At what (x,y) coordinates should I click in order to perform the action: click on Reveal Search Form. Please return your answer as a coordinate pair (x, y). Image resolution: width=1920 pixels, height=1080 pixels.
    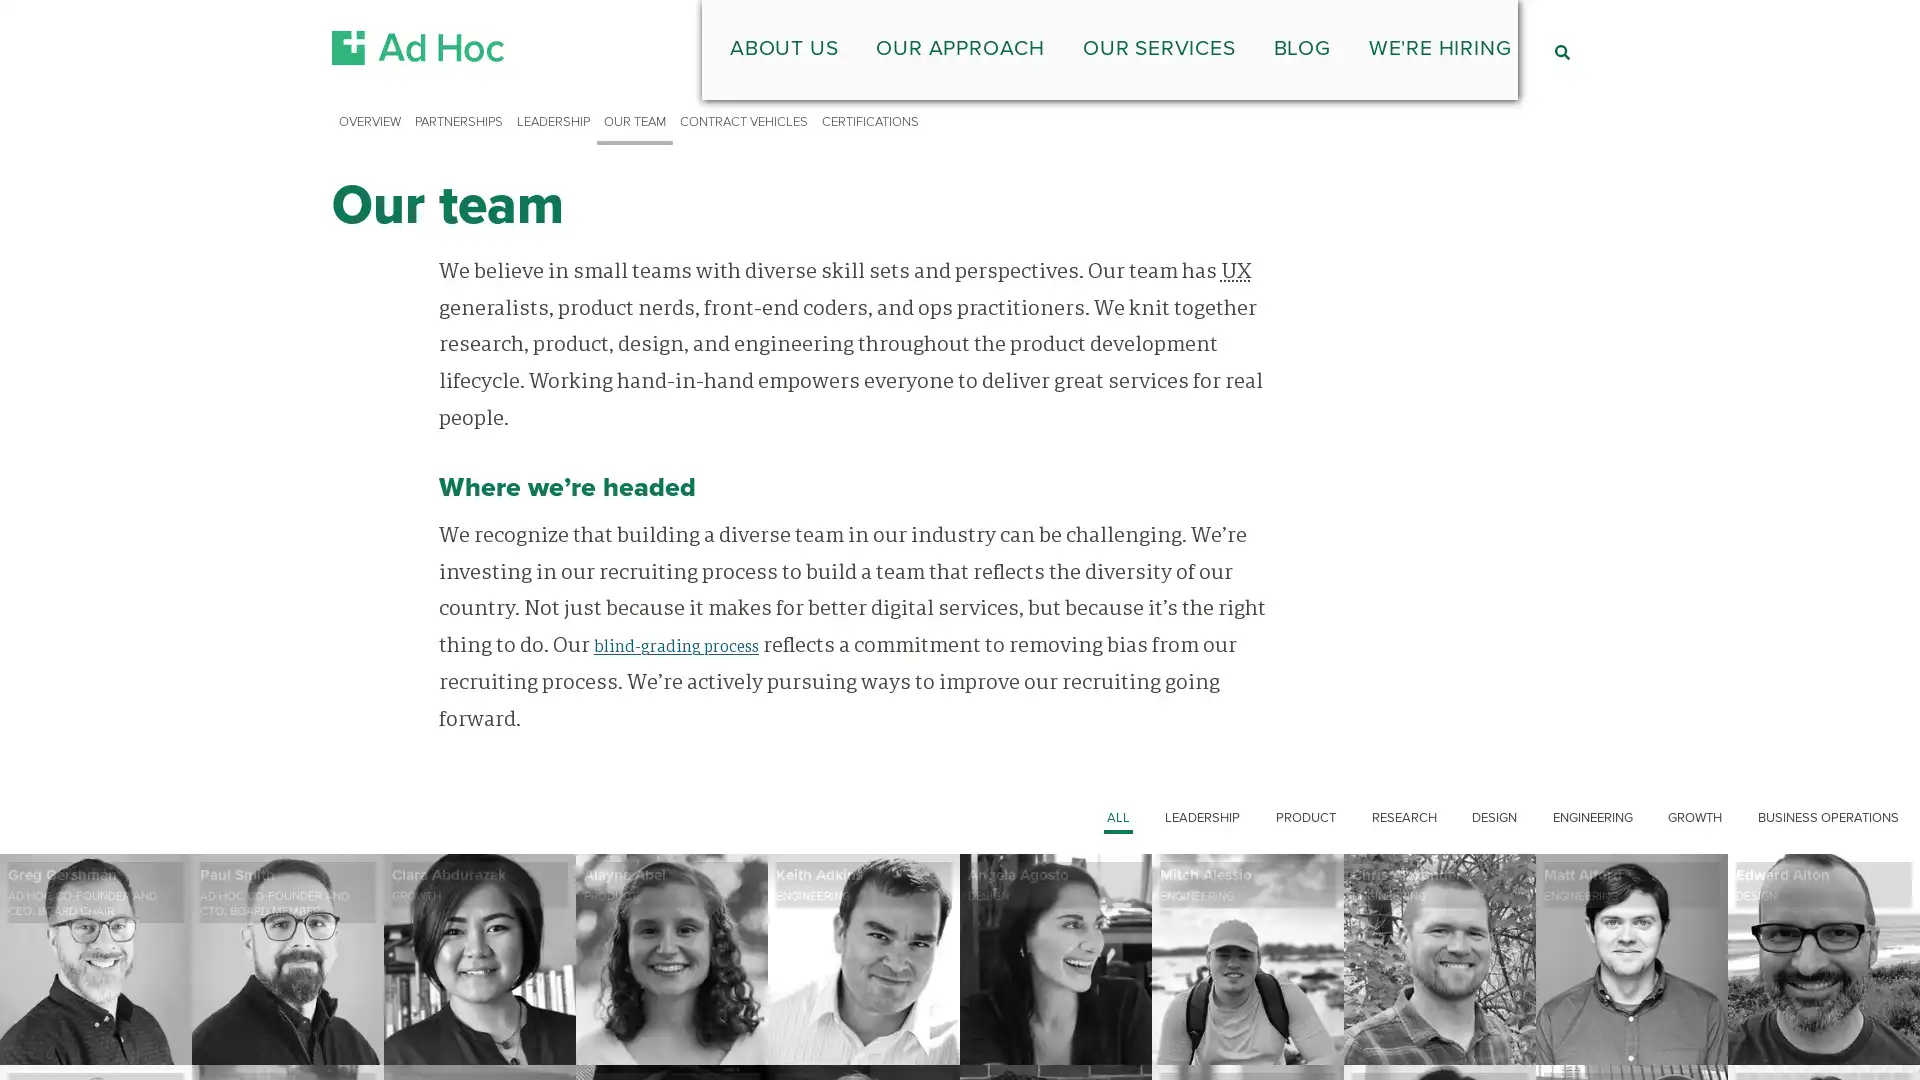
    Looking at the image, I should click on (1560, 51).